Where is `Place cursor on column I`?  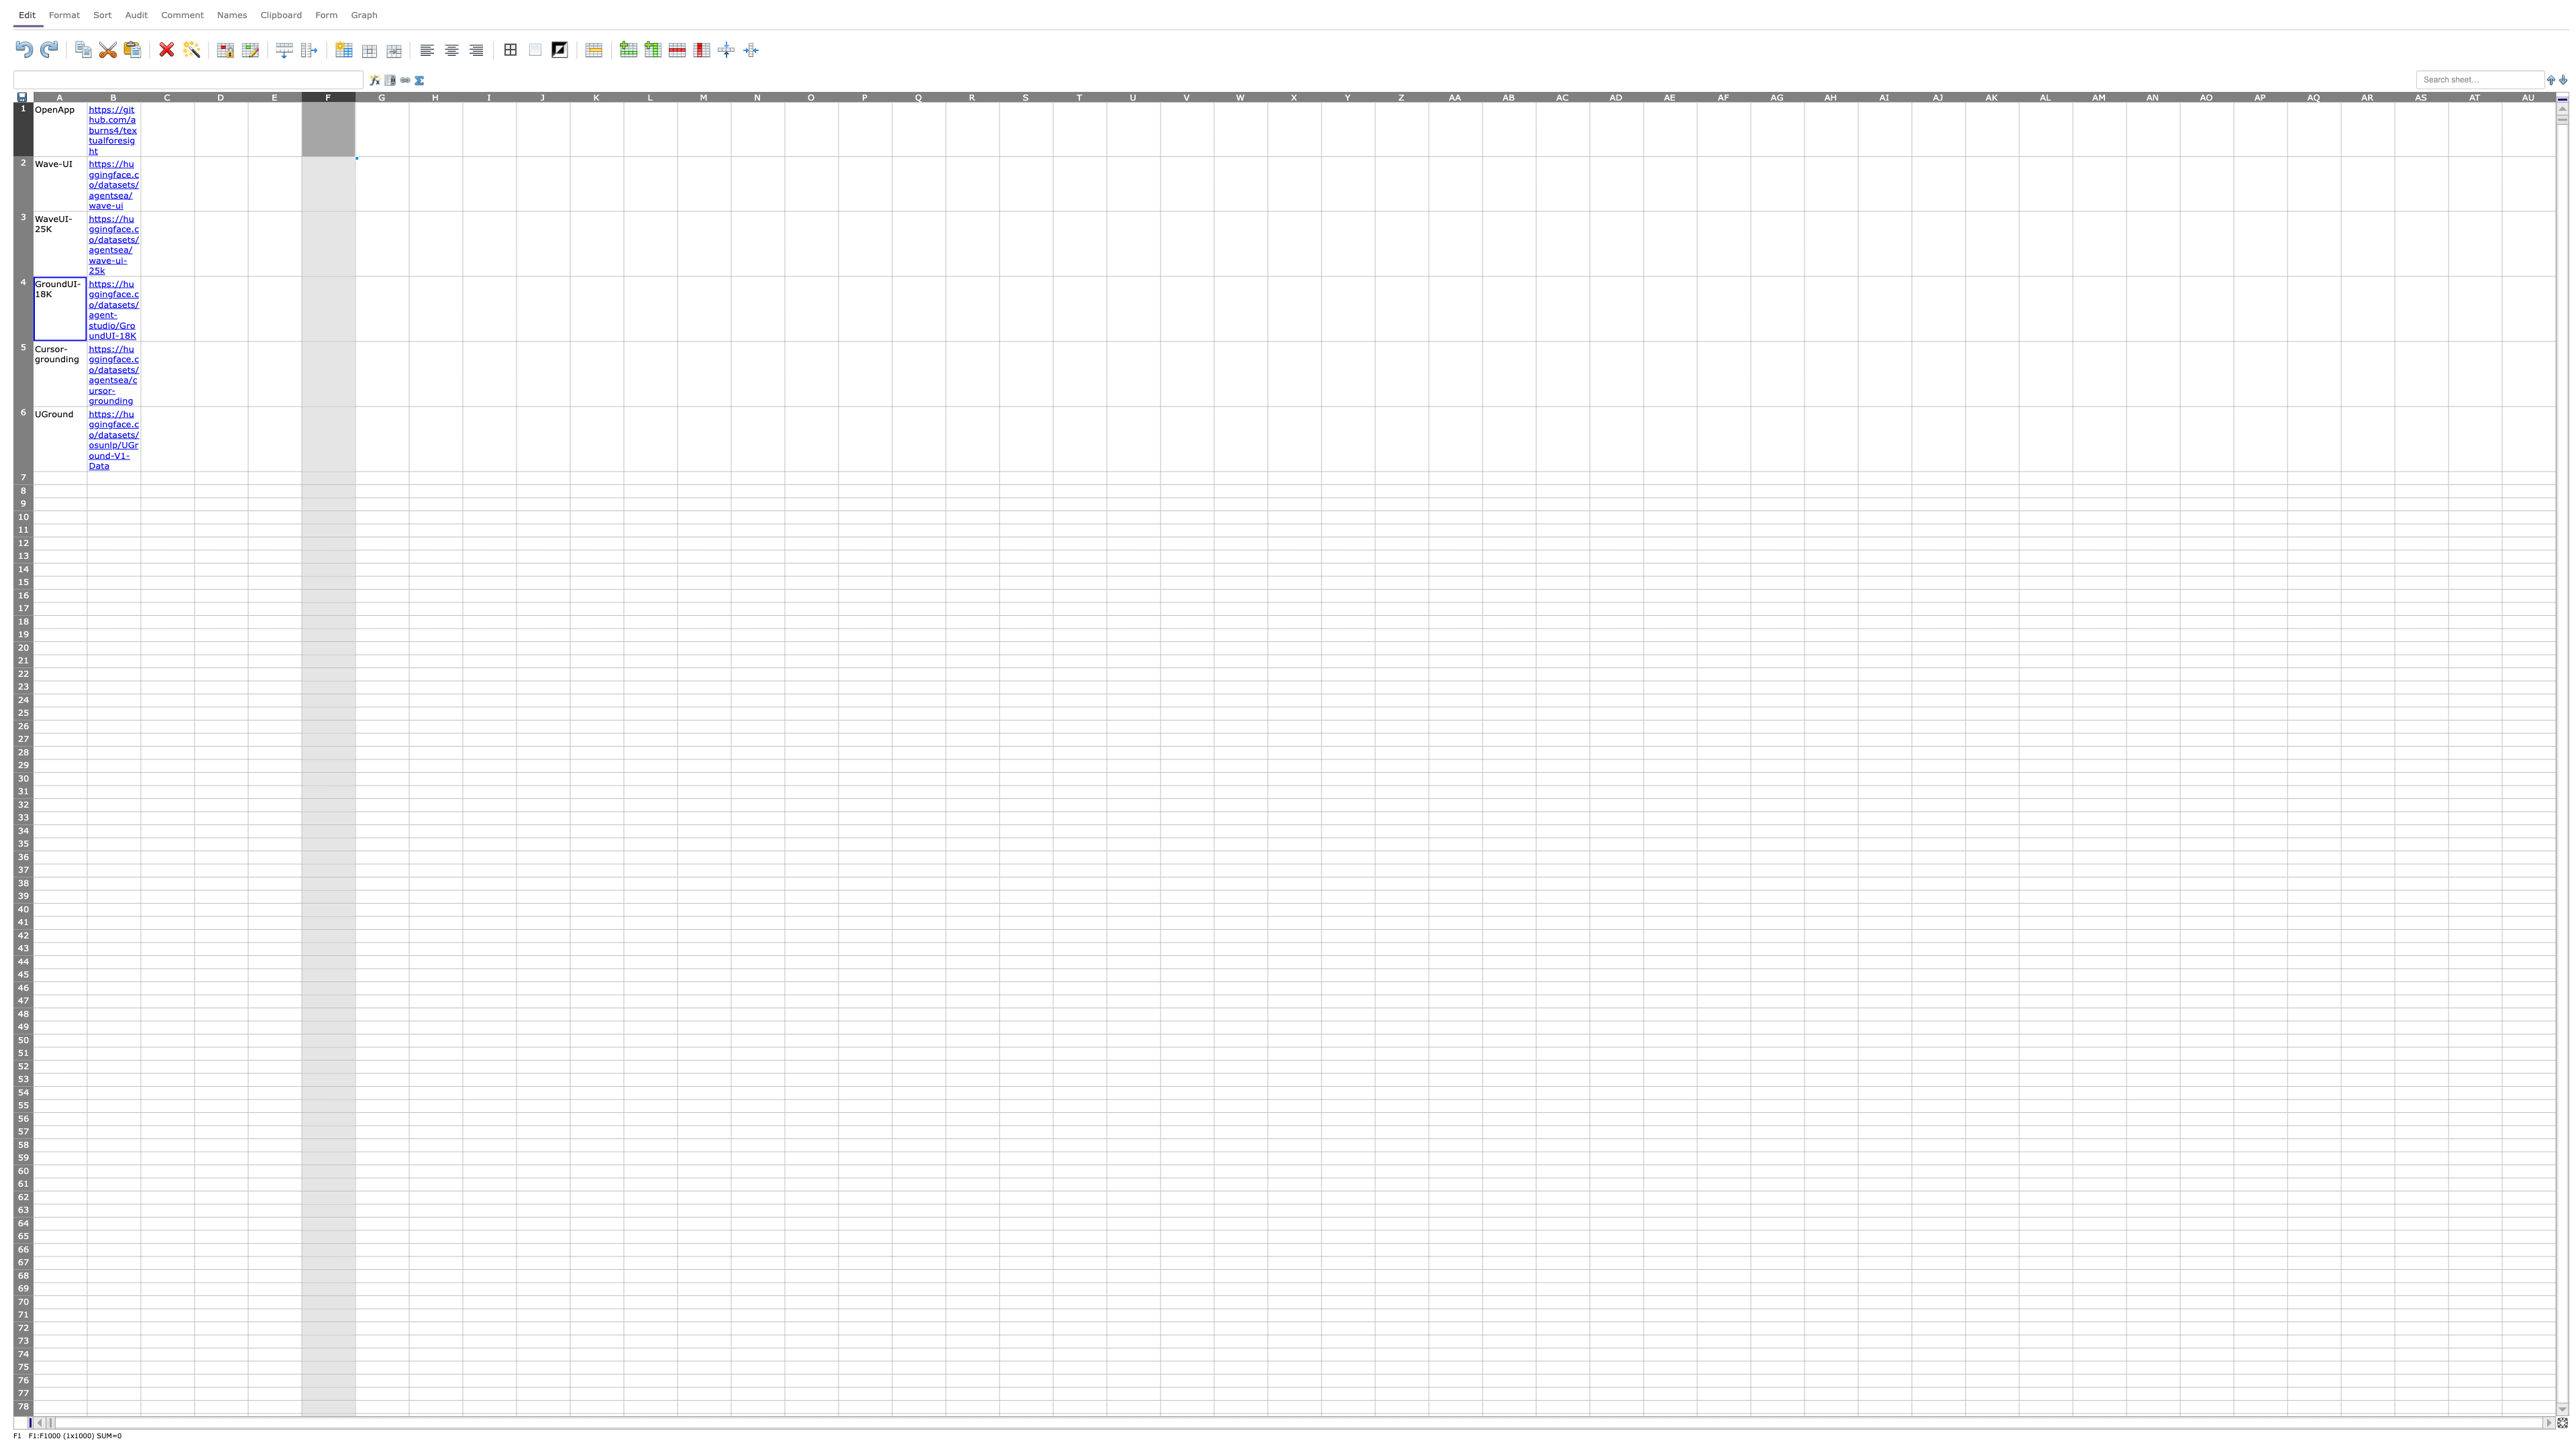
Place cursor on column I is located at coordinates (488, 95).